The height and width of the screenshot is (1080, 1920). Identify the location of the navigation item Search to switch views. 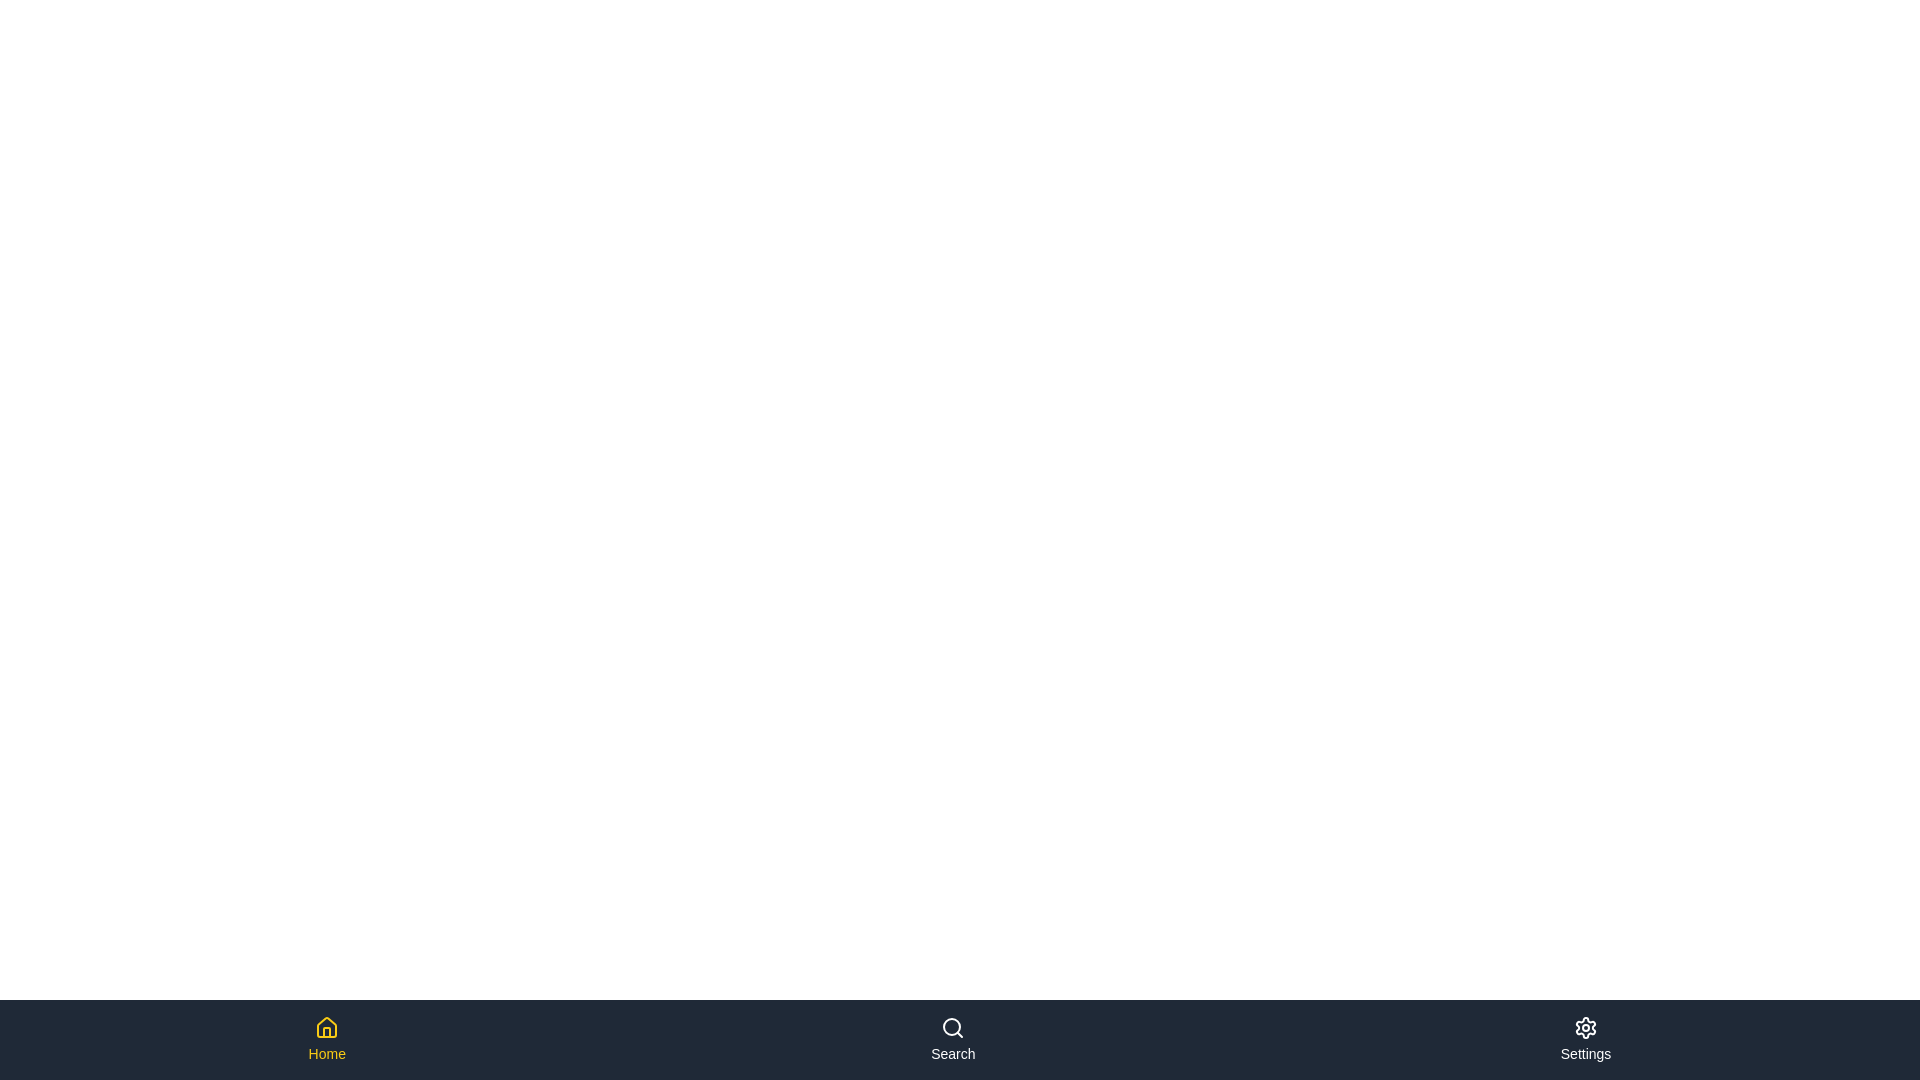
(952, 1039).